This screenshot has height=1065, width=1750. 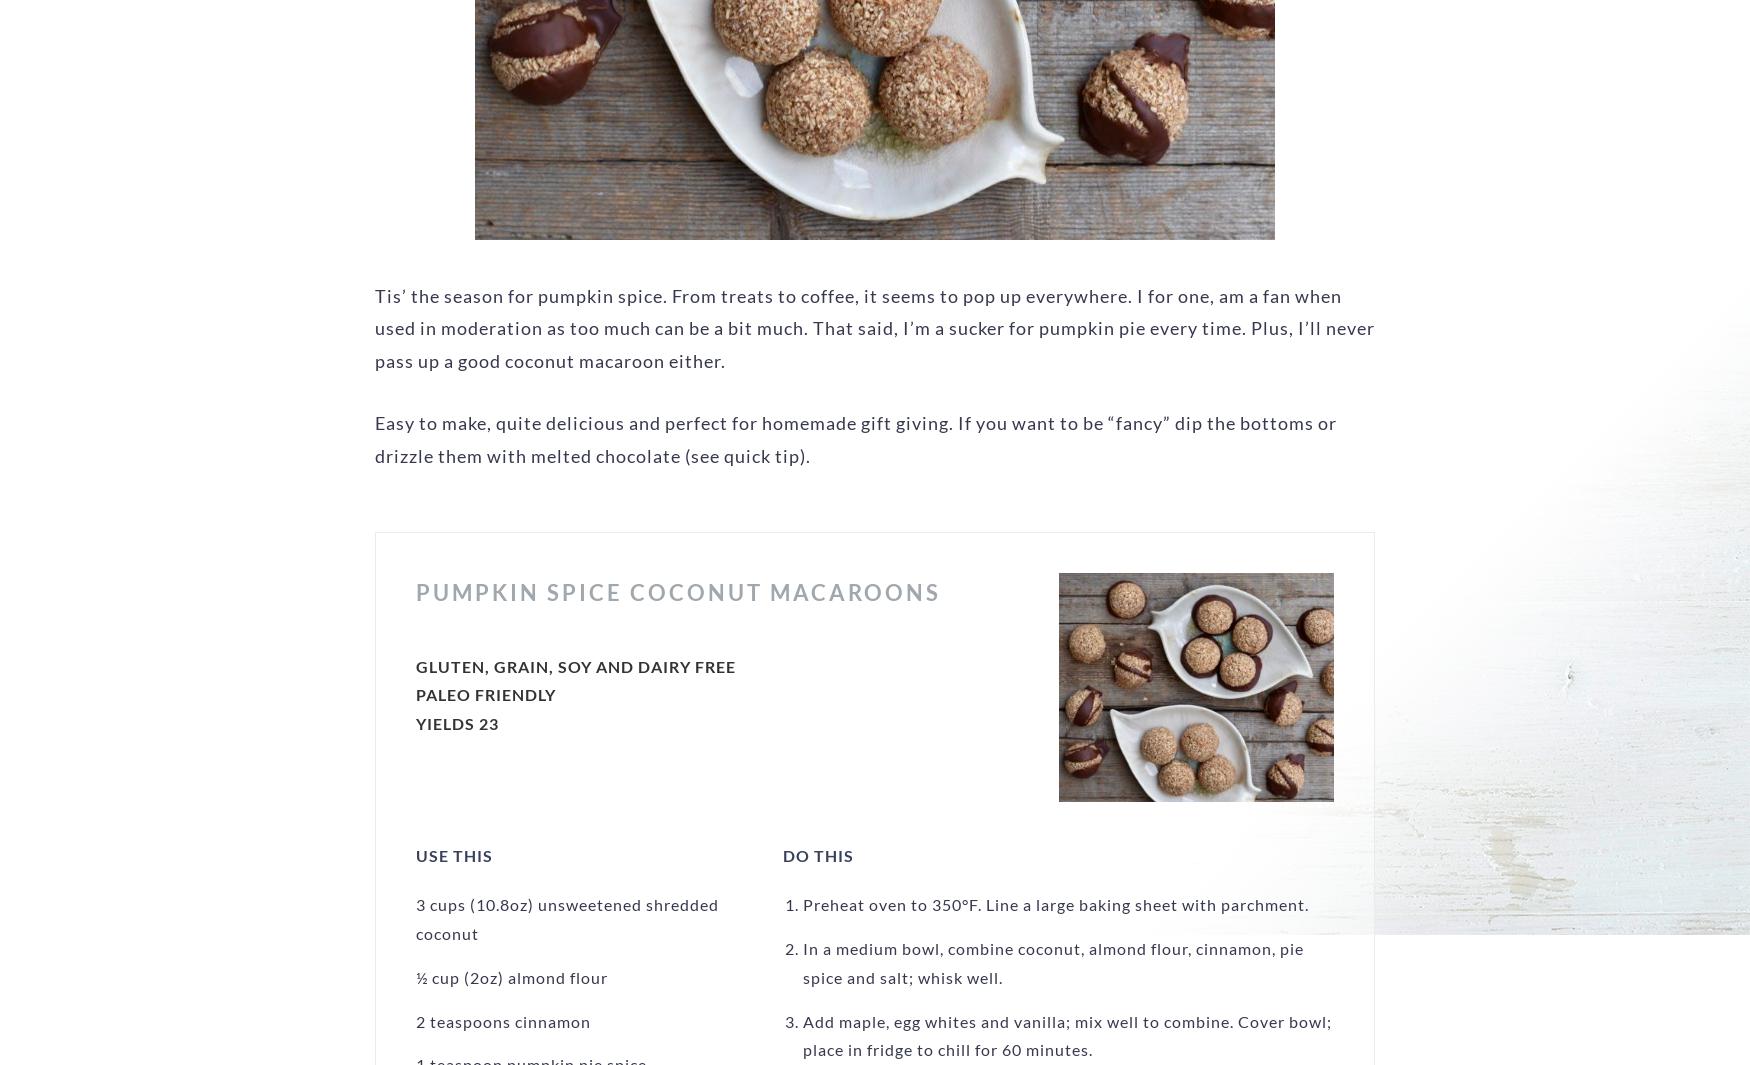 What do you see at coordinates (567, 918) in the screenshot?
I see `'3 cups (10.8oz) unsweetened shredded coconut'` at bounding box center [567, 918].